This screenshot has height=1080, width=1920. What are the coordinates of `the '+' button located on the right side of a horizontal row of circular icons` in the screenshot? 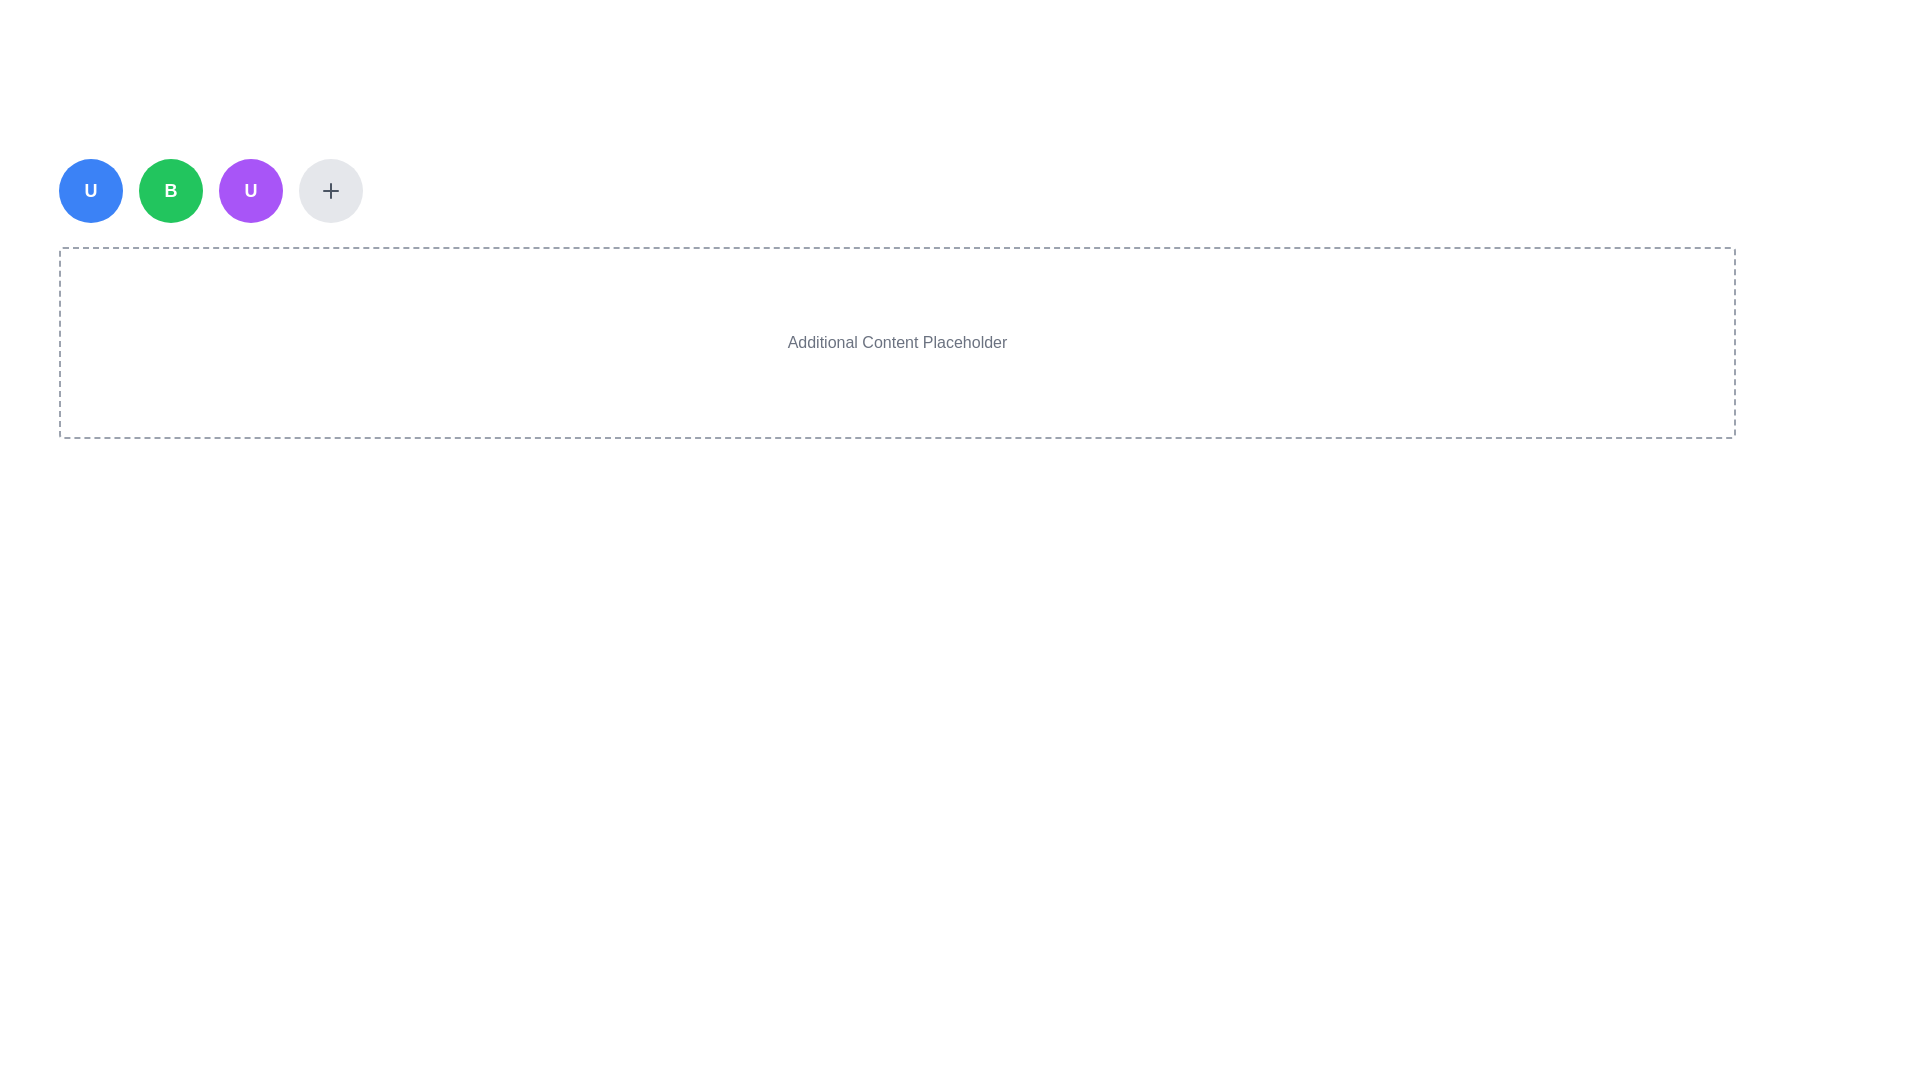 It's located at (331, 191).